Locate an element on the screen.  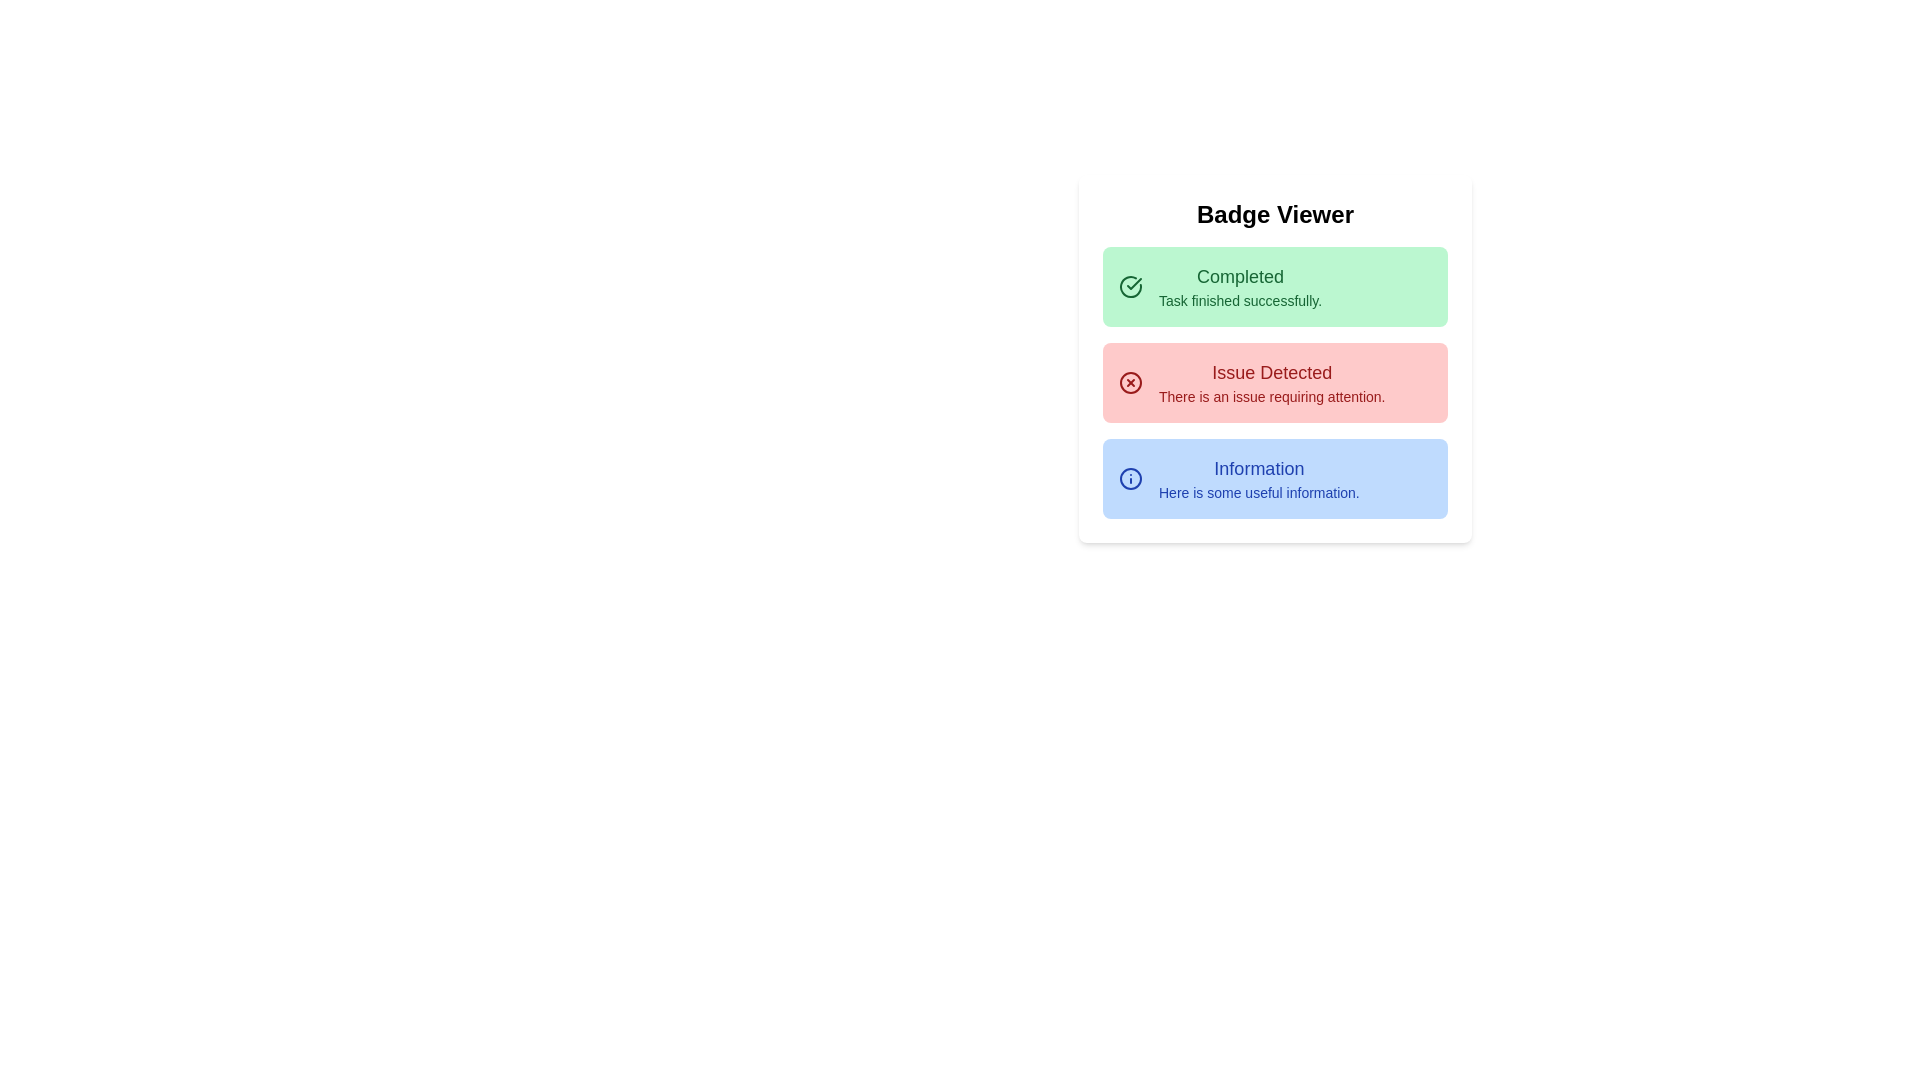
text from the Text Label located below the 'Issue Detected' header within the red shaded box in the 'Badge Viewer' is located at coordinates (1271, 397).